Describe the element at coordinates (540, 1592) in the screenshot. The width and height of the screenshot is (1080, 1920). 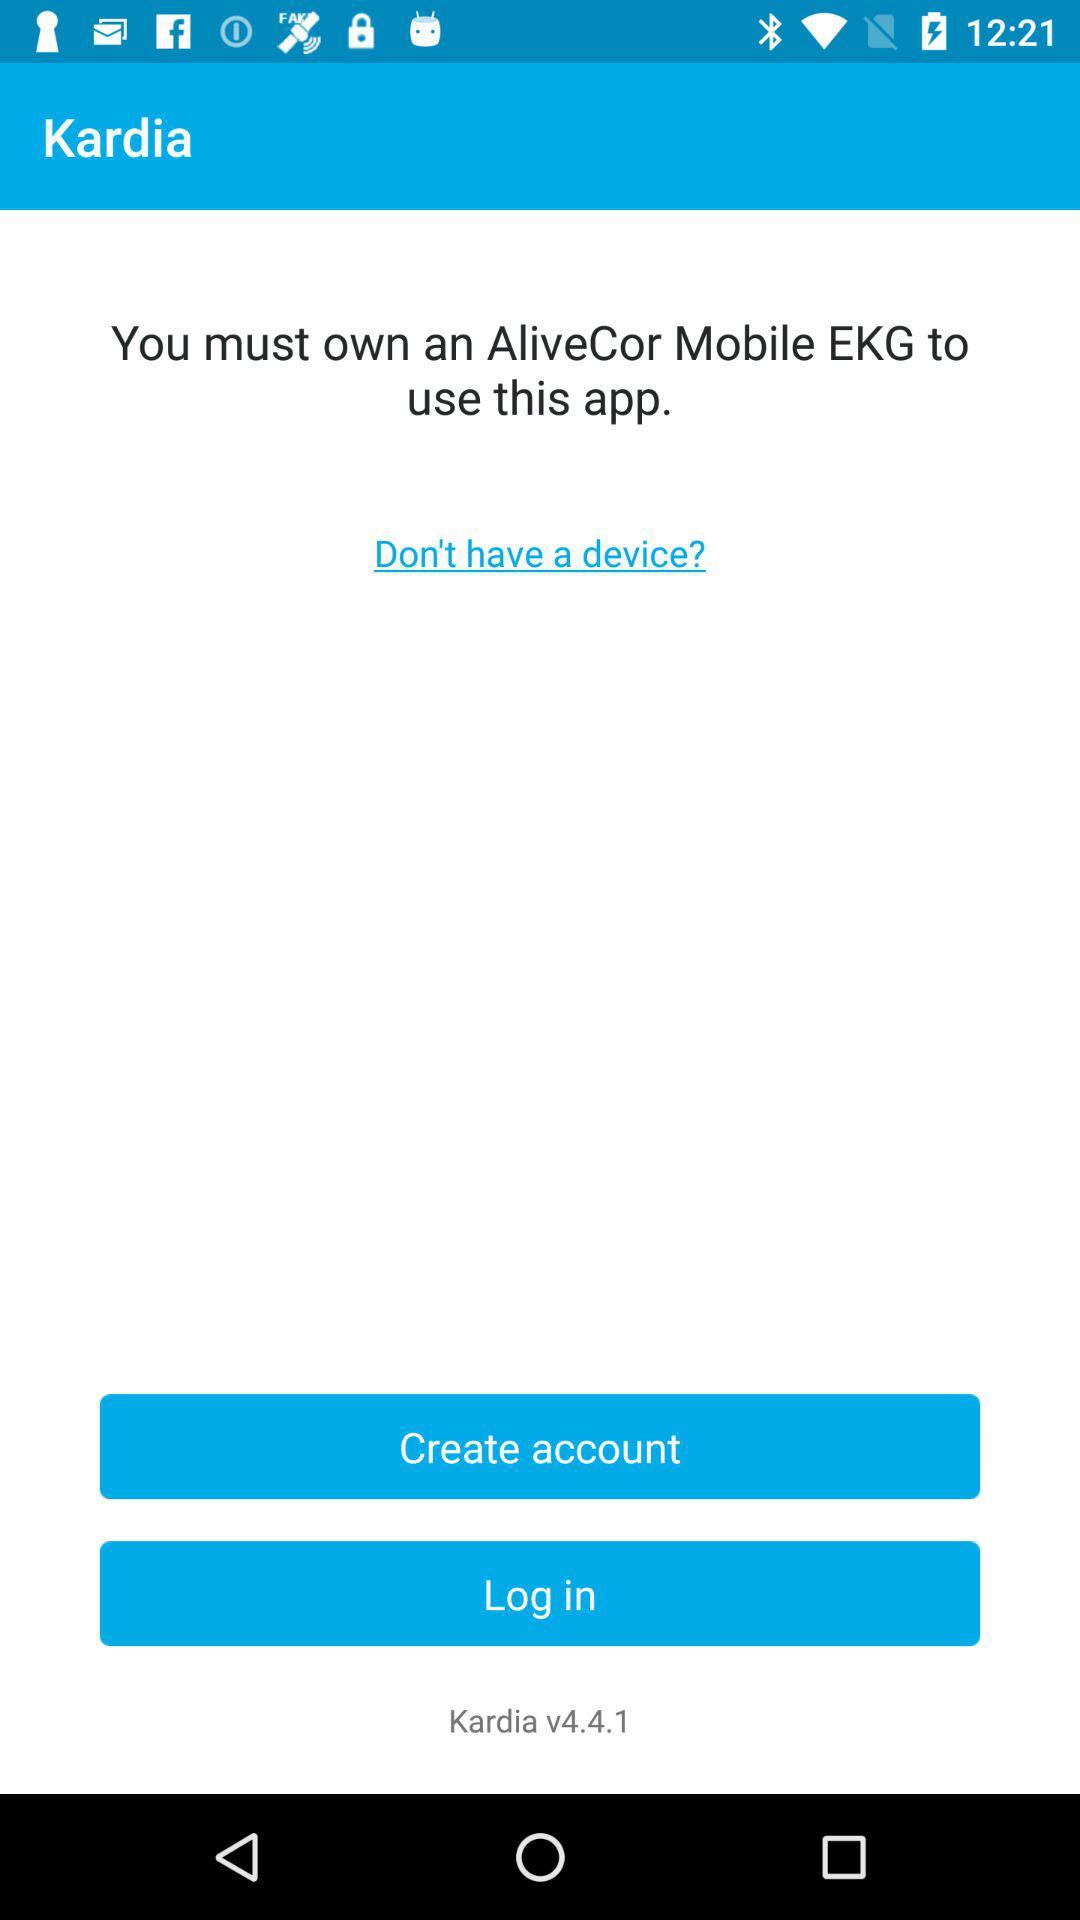
I see `the item above the kardia v4 4 icon` at that location.